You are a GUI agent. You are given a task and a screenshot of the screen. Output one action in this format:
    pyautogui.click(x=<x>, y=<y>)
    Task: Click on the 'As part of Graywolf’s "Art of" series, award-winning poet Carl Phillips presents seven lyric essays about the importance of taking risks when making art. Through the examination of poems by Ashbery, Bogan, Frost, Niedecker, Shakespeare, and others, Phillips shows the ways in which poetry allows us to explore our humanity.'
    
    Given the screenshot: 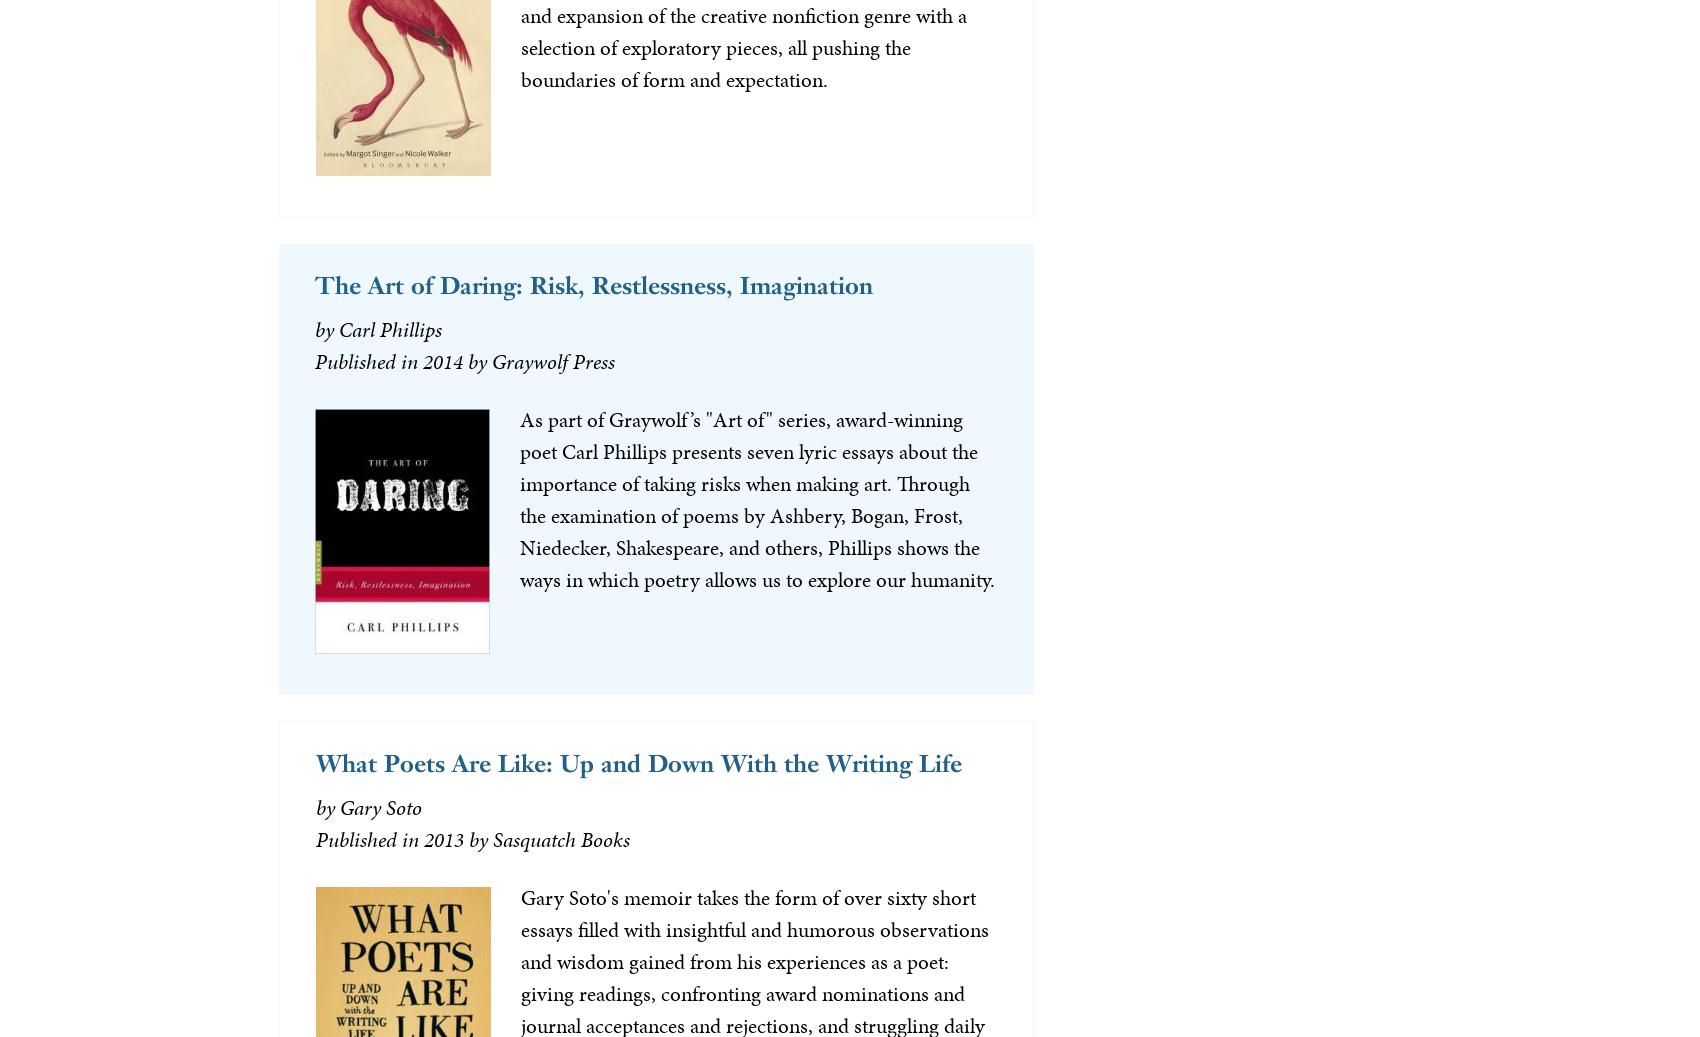 What is the action you would take?
    pyautogui.click(x=755, y=498)
    